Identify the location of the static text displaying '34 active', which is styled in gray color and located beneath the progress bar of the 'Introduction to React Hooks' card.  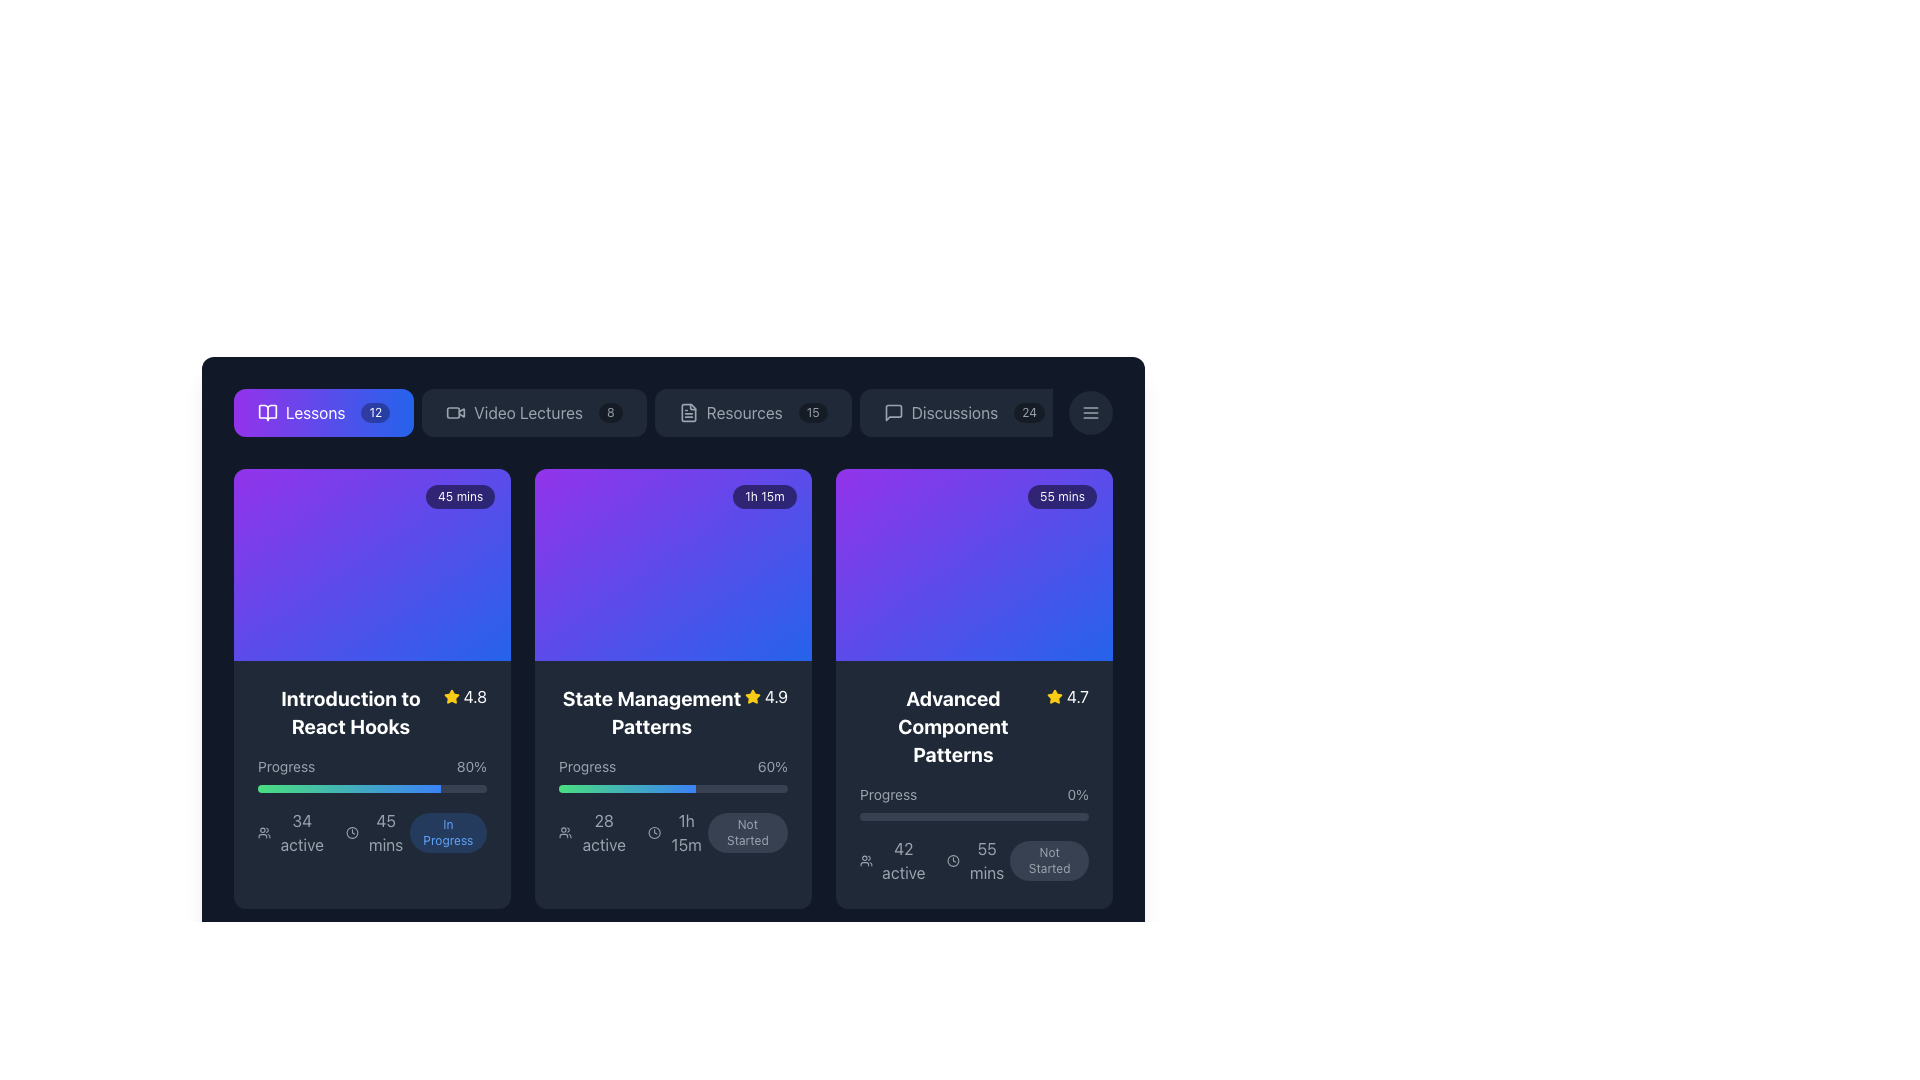
(301, 833).